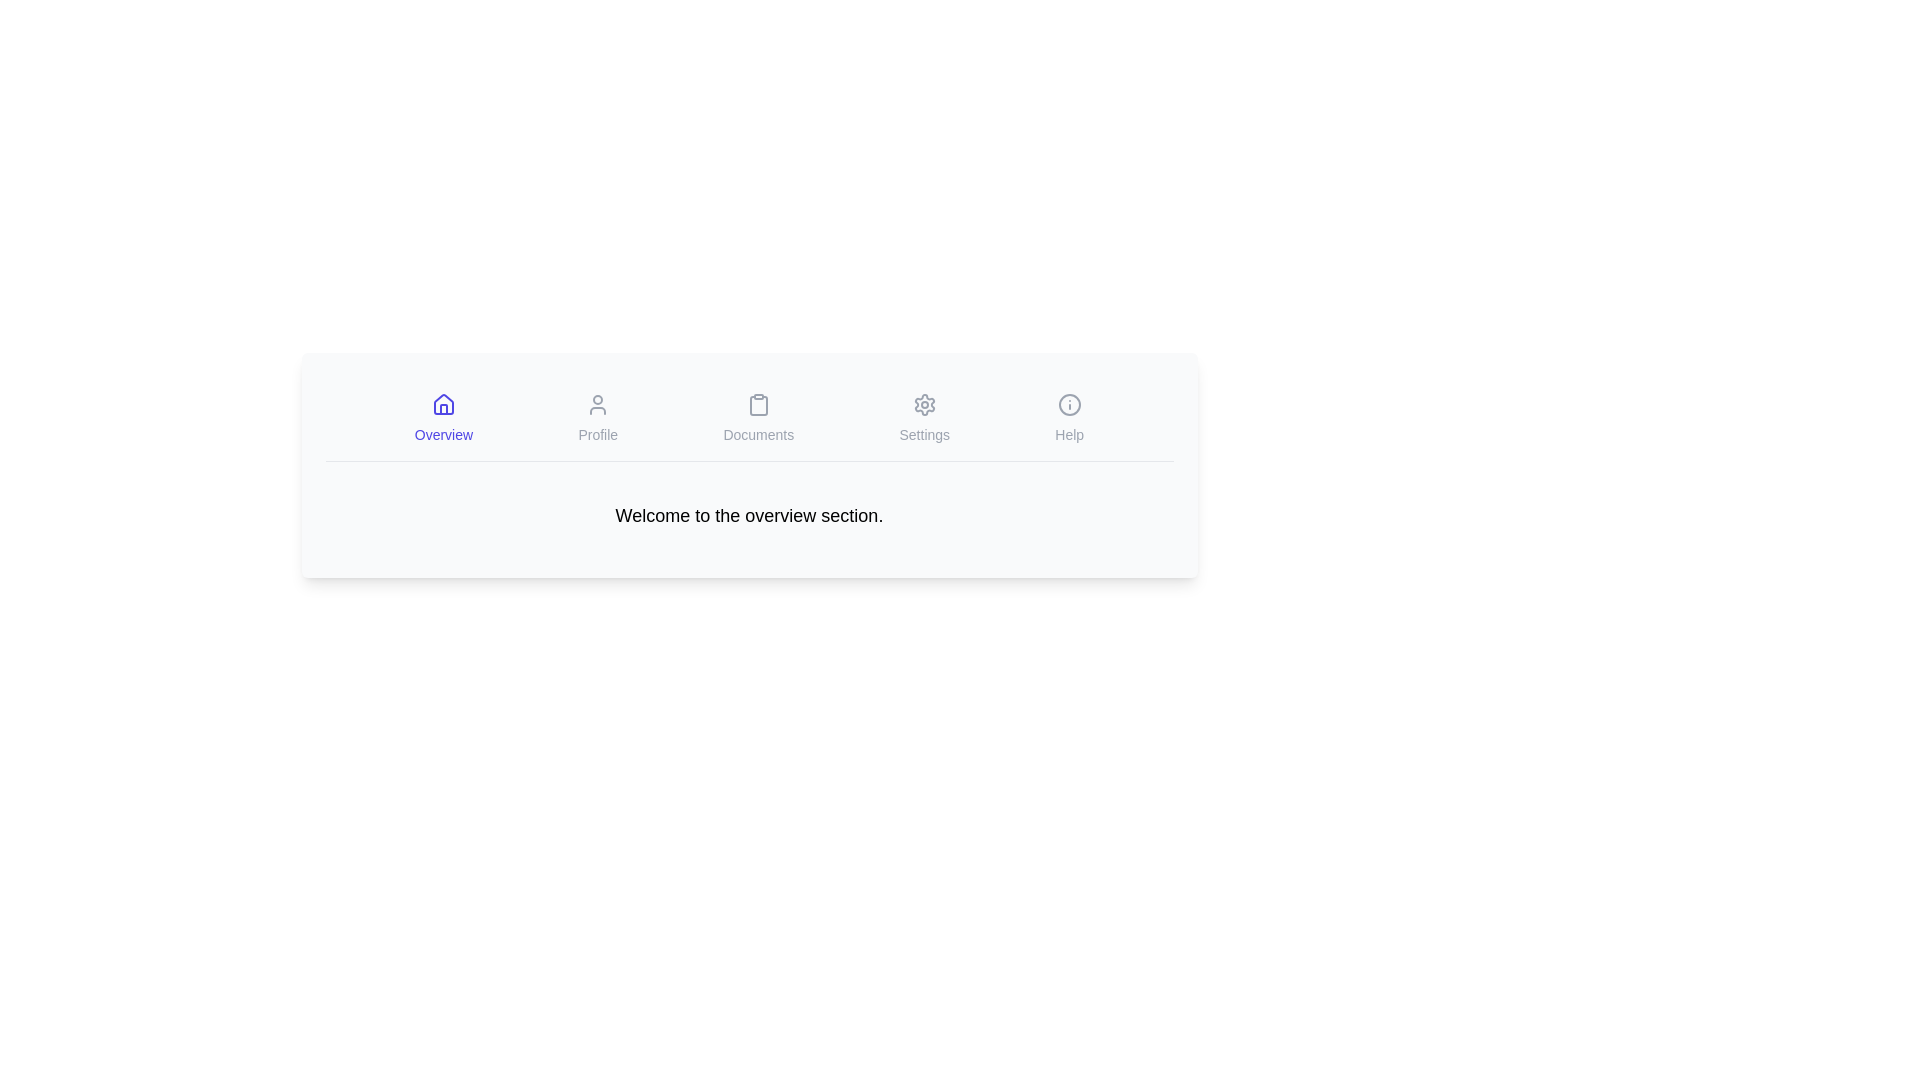  I want to click on the text label that displays 'Welcome to the overview section.' which is located beneath the navigation options in the header layout, so click(748, 515).